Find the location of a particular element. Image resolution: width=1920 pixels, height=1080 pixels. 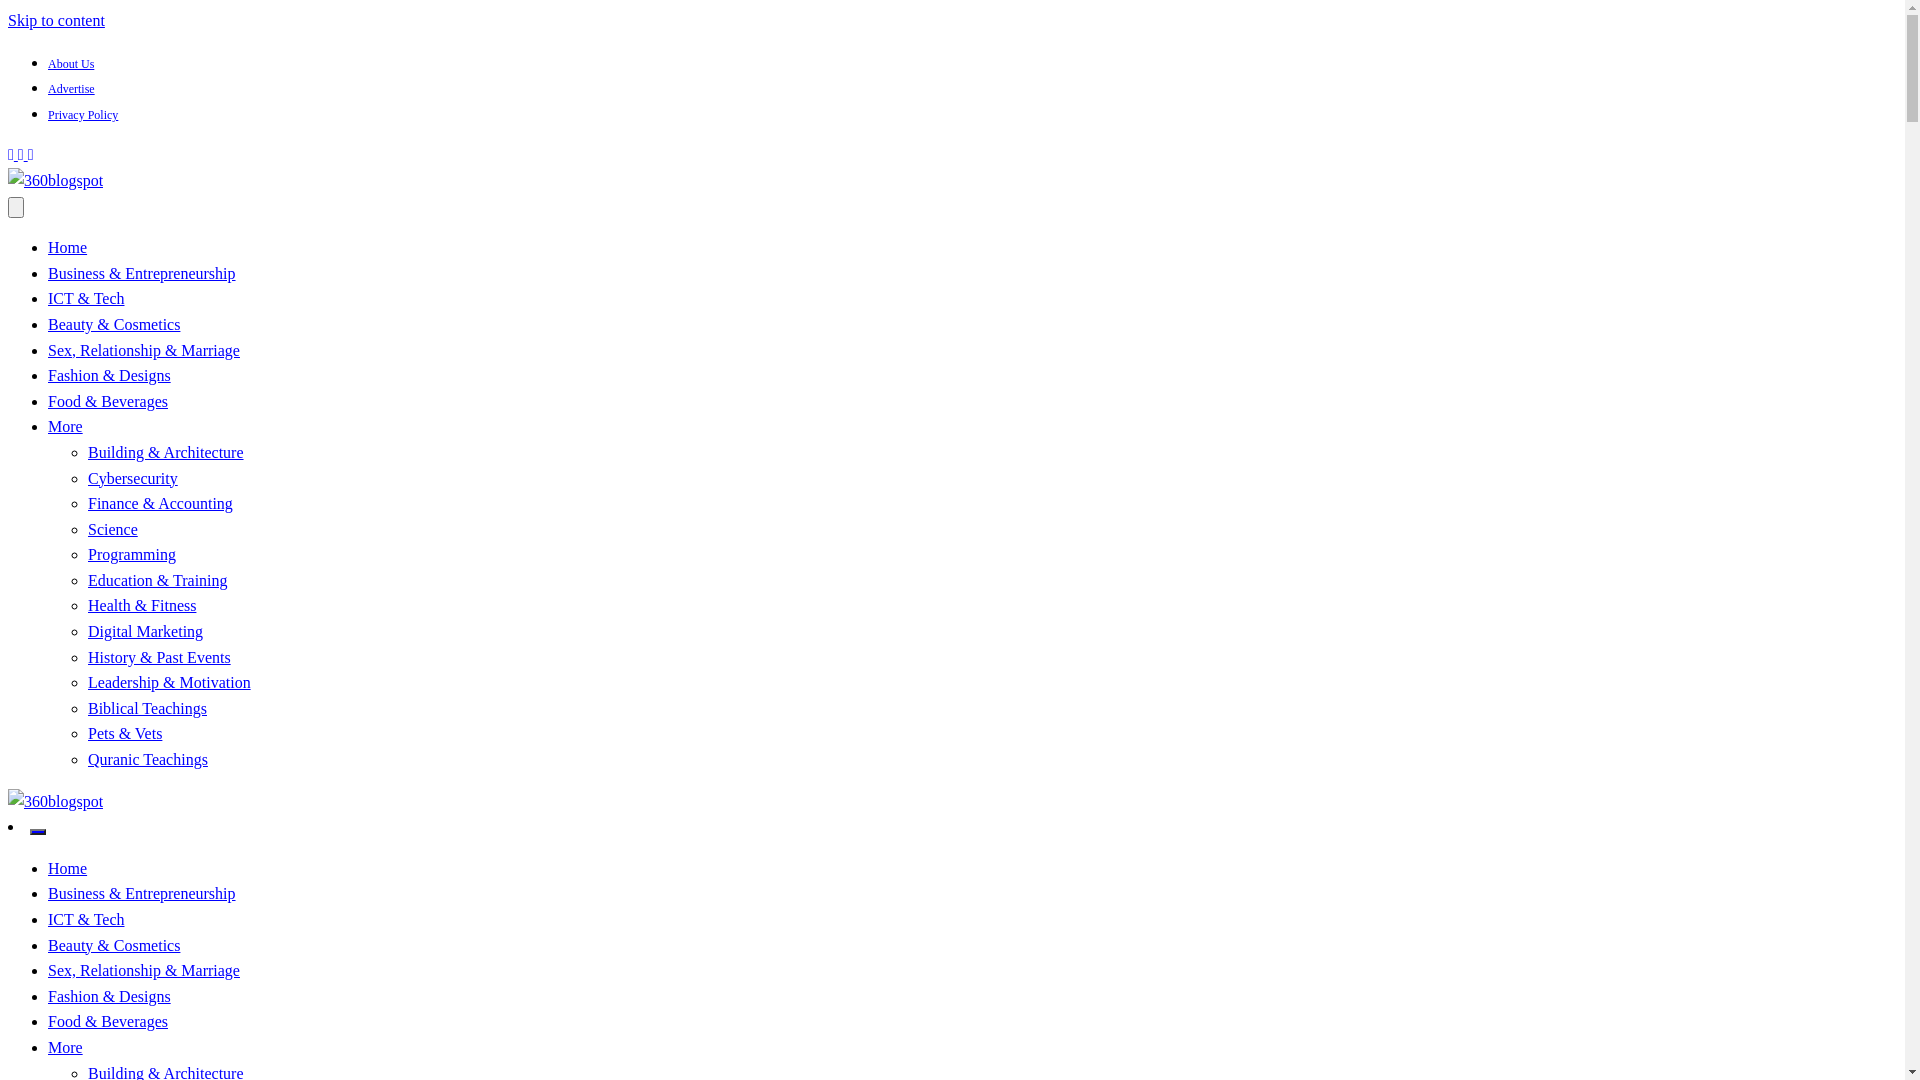

'ICT & Tech' is located at coordinates (85, 298).